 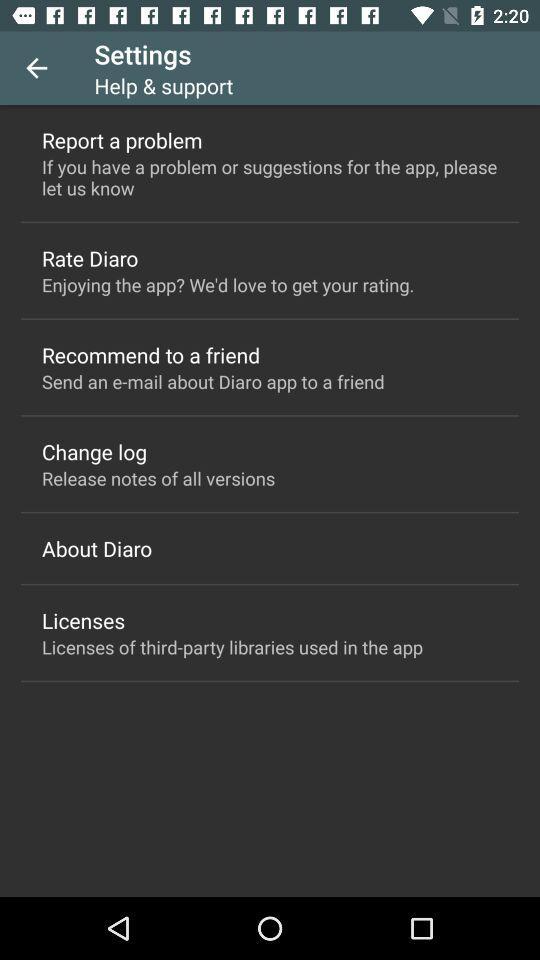 What do you see at coordinates (231, 646) in the screenshot?
I see `the licenses of third` at bounding box center [231, 646].